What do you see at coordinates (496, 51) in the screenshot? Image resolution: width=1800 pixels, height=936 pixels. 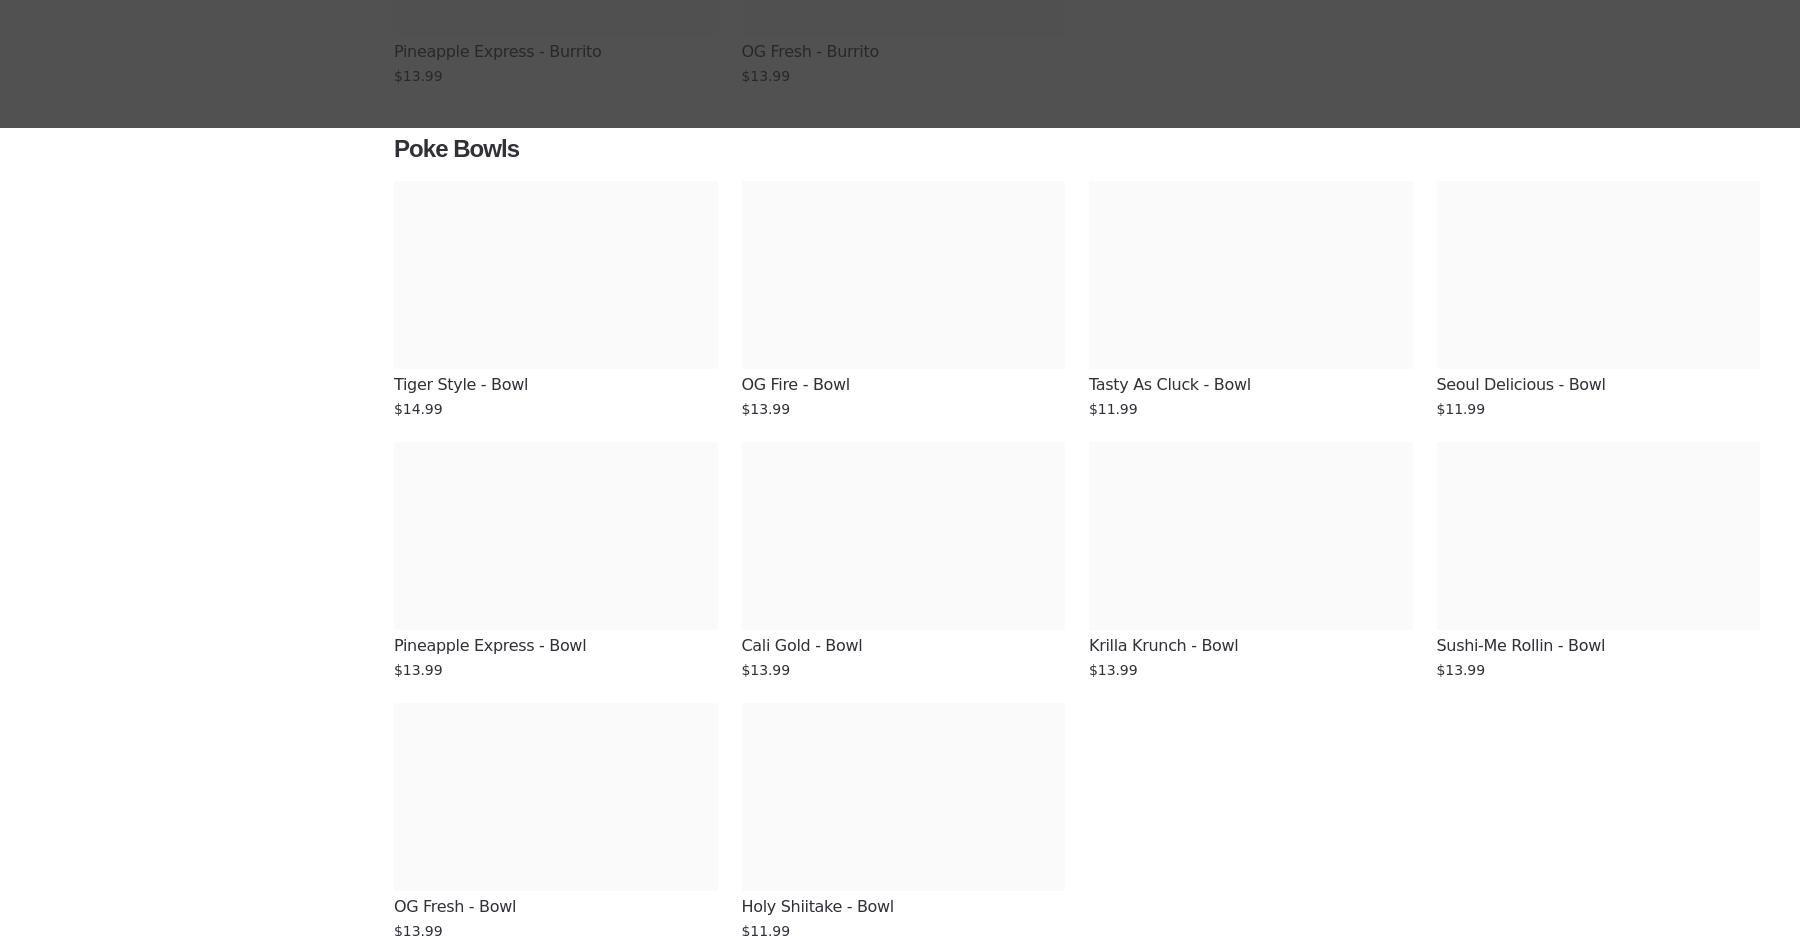 I see `'Pineapple Express - Burrito'` at bounding box center [496, 51].